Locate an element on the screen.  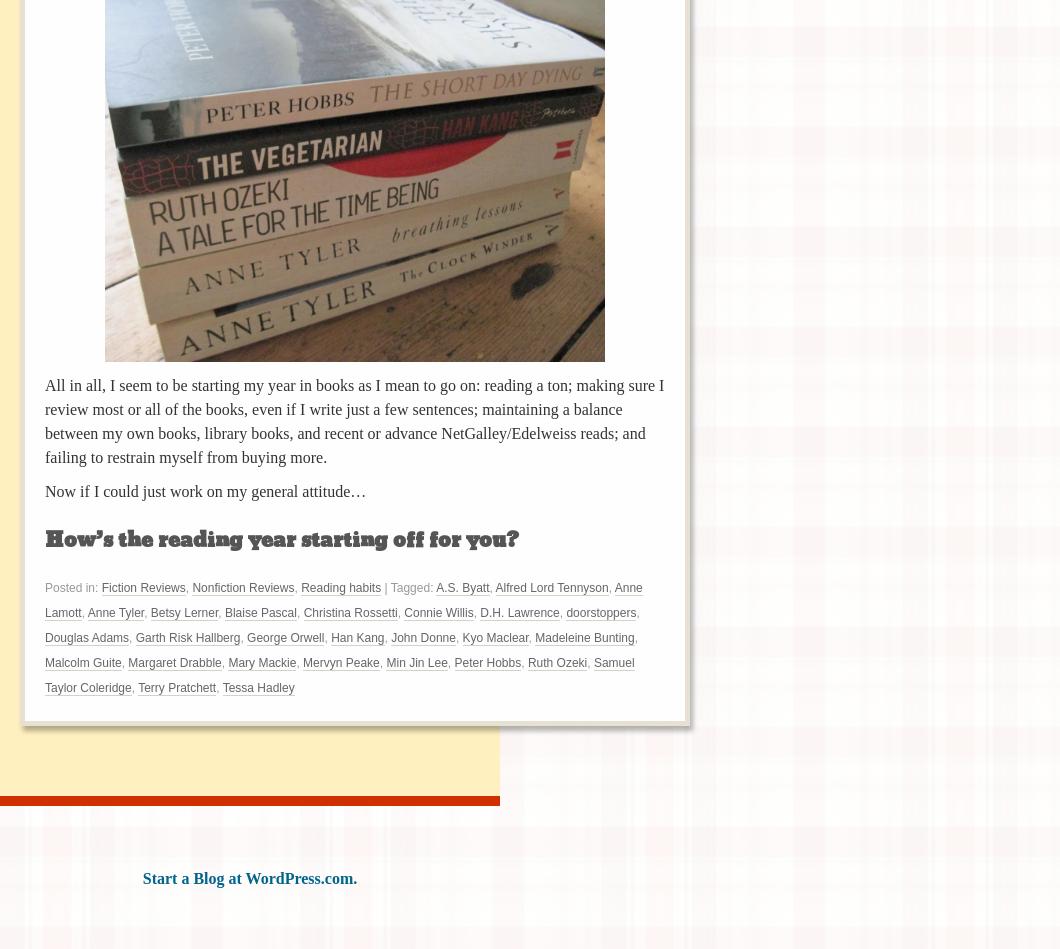
'Han Kang' is located at coordinates (331, 636).